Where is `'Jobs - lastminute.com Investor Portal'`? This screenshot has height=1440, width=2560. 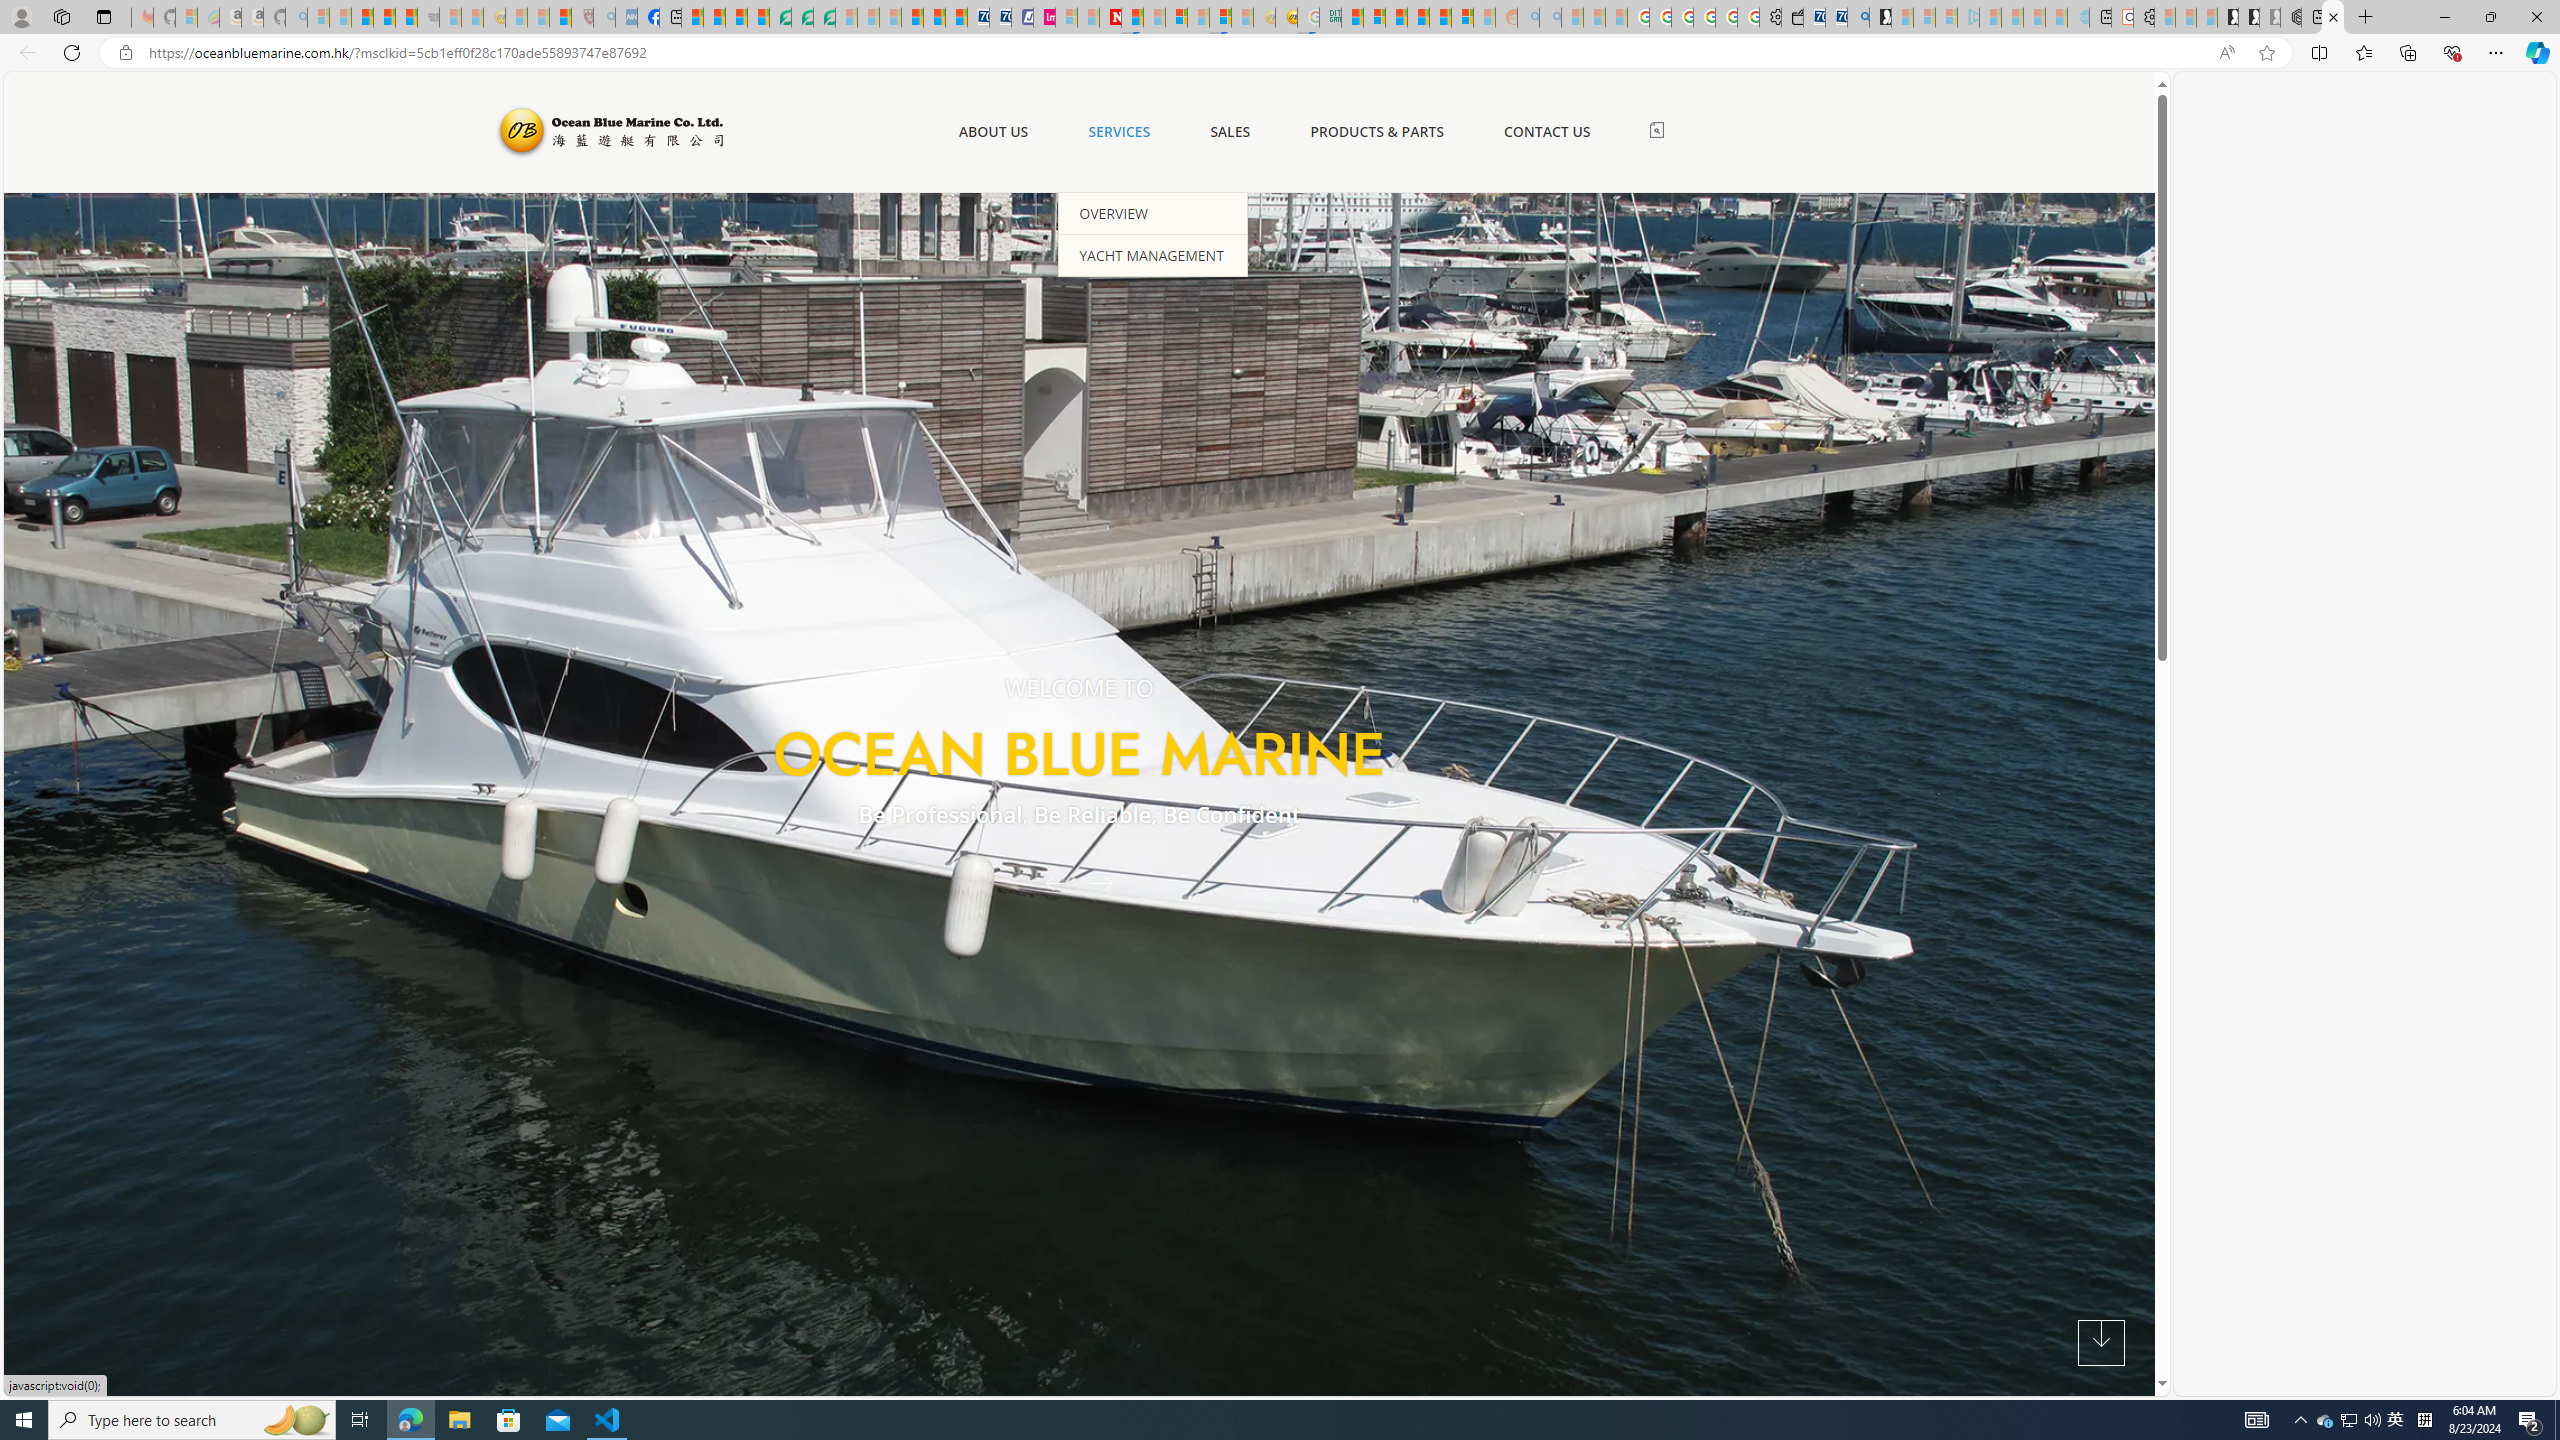 'Jobs - lastminute.com Investor Portal' is located at coordinates (1043, 16).